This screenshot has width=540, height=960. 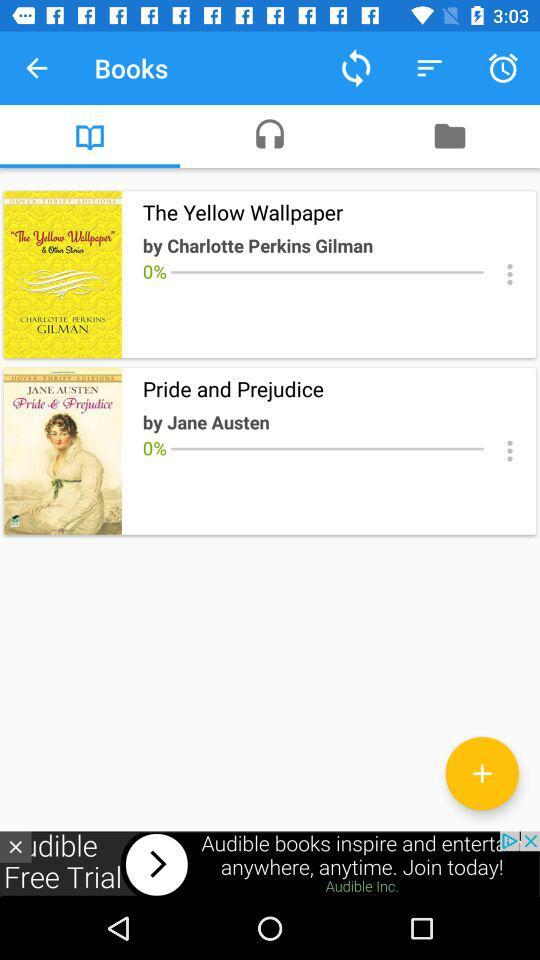 What do you see at coordinates (509, 273) in the screenshot?
I see `option function` at bounding box center [509, 273].